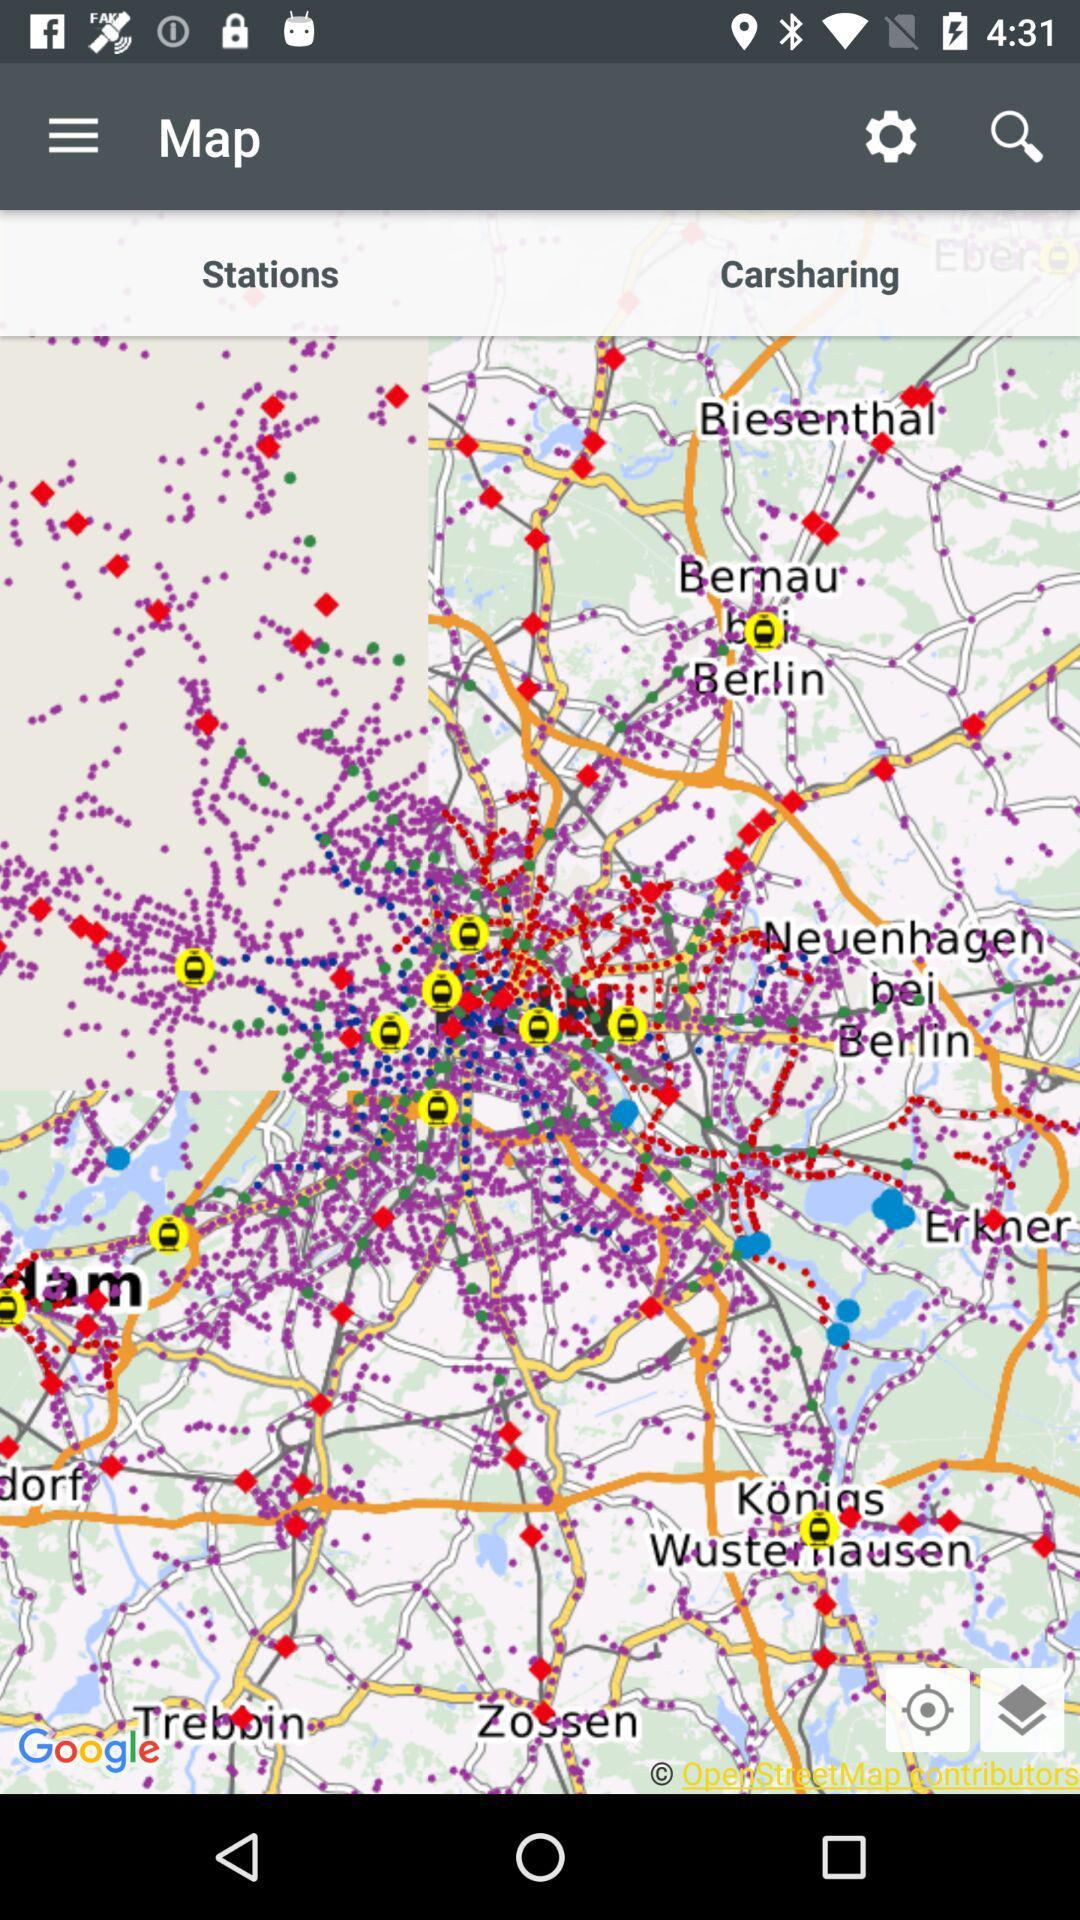  Describe the element at coordinates (1022, 1708) in the screenshot. I see `the layers icon` at that location.